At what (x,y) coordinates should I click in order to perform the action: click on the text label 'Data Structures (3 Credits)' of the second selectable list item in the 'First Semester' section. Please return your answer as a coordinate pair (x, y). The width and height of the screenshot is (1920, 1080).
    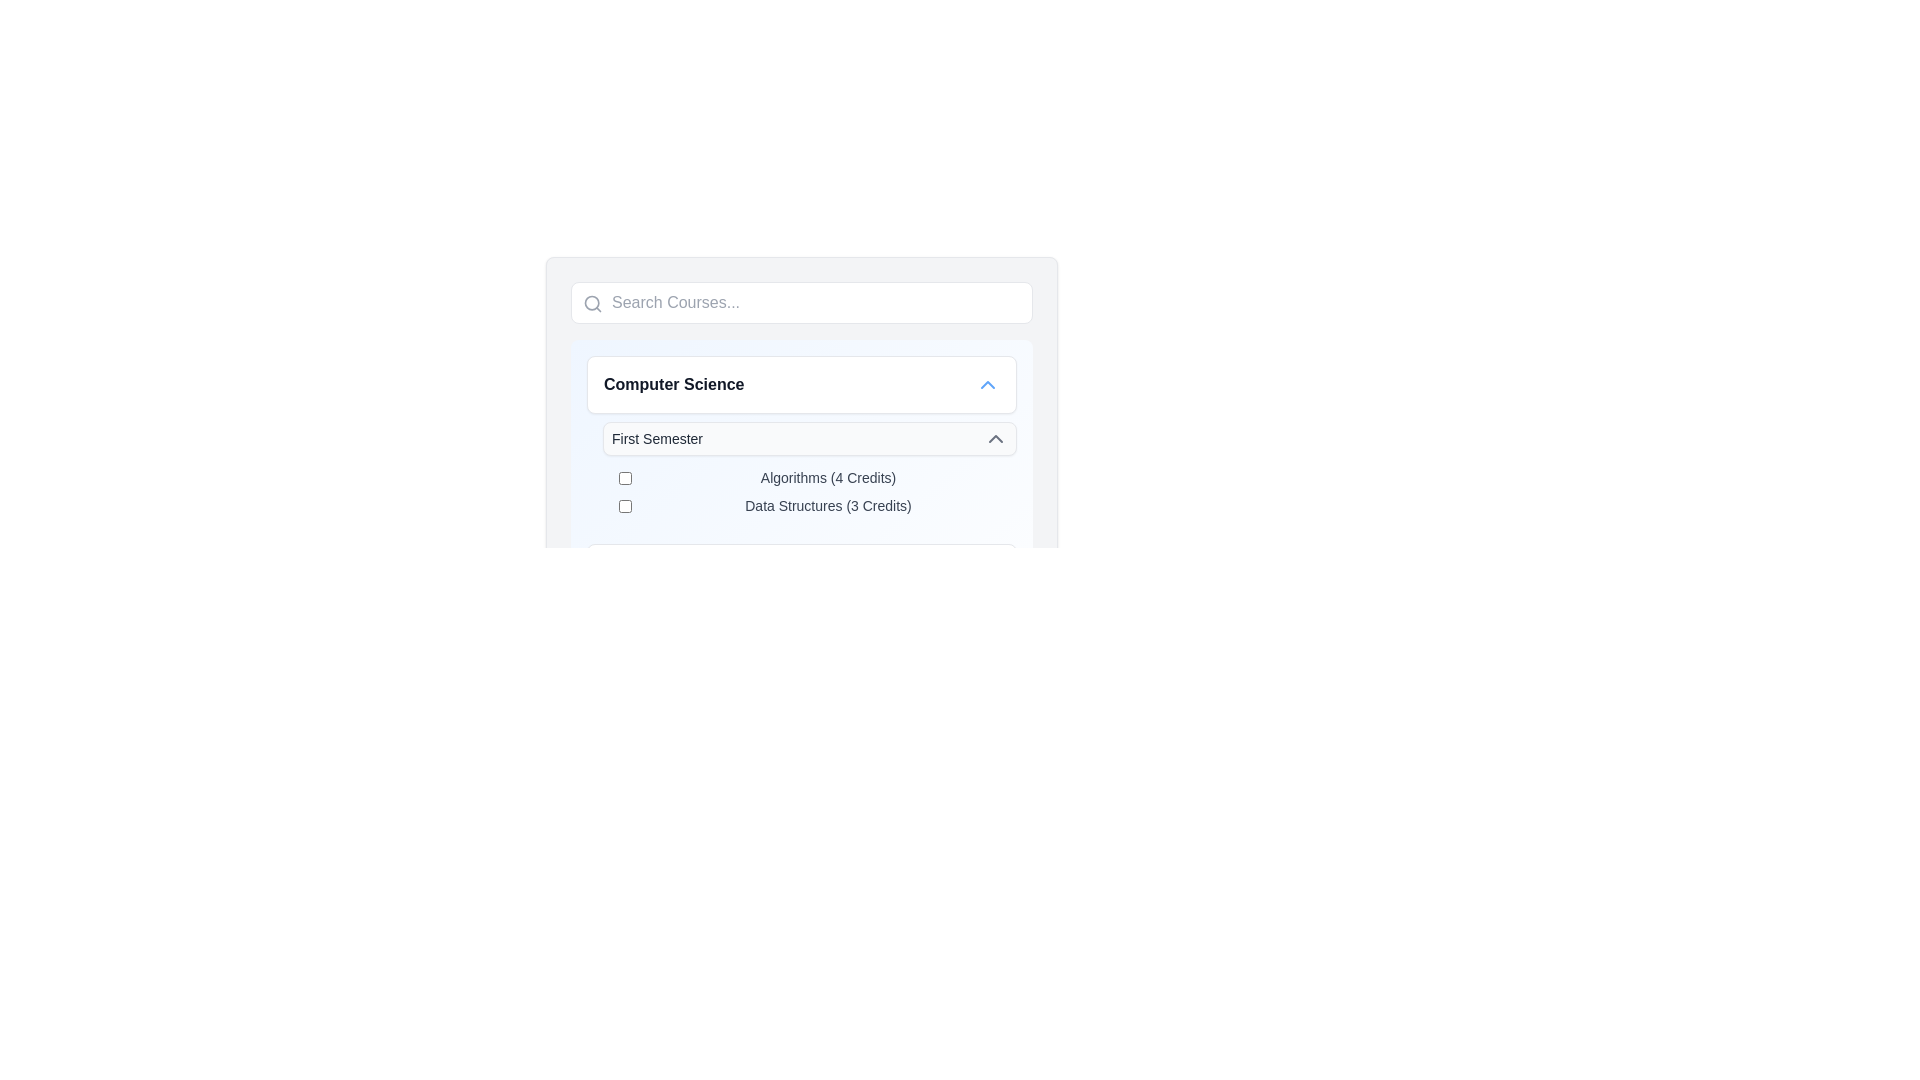
    Looking at the image, I should click on (817, 504).